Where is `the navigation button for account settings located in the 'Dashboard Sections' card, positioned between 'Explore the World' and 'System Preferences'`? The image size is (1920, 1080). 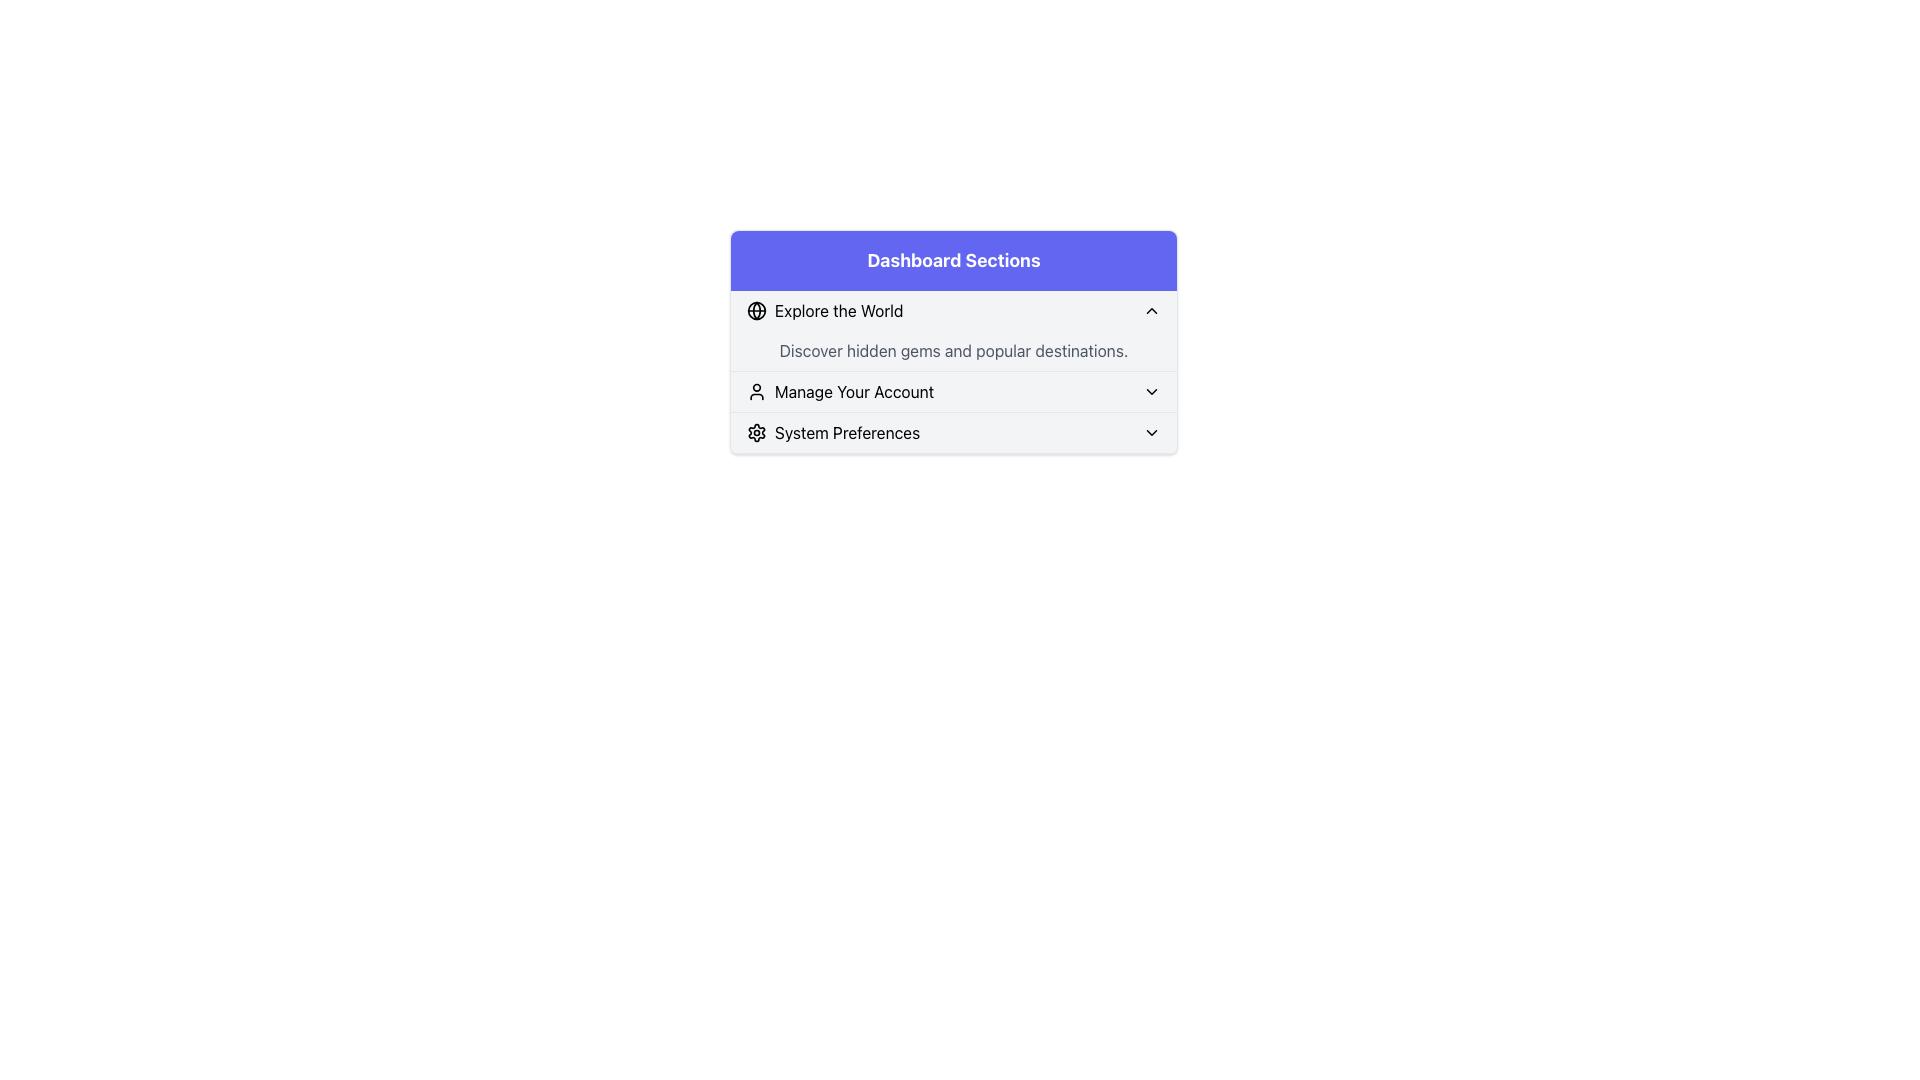
the navigation button for account settings located in the 'Dashboard Sections' card, positioned between 'Explore the World' and 'System Preferences' is located at coordinates (953, 392).